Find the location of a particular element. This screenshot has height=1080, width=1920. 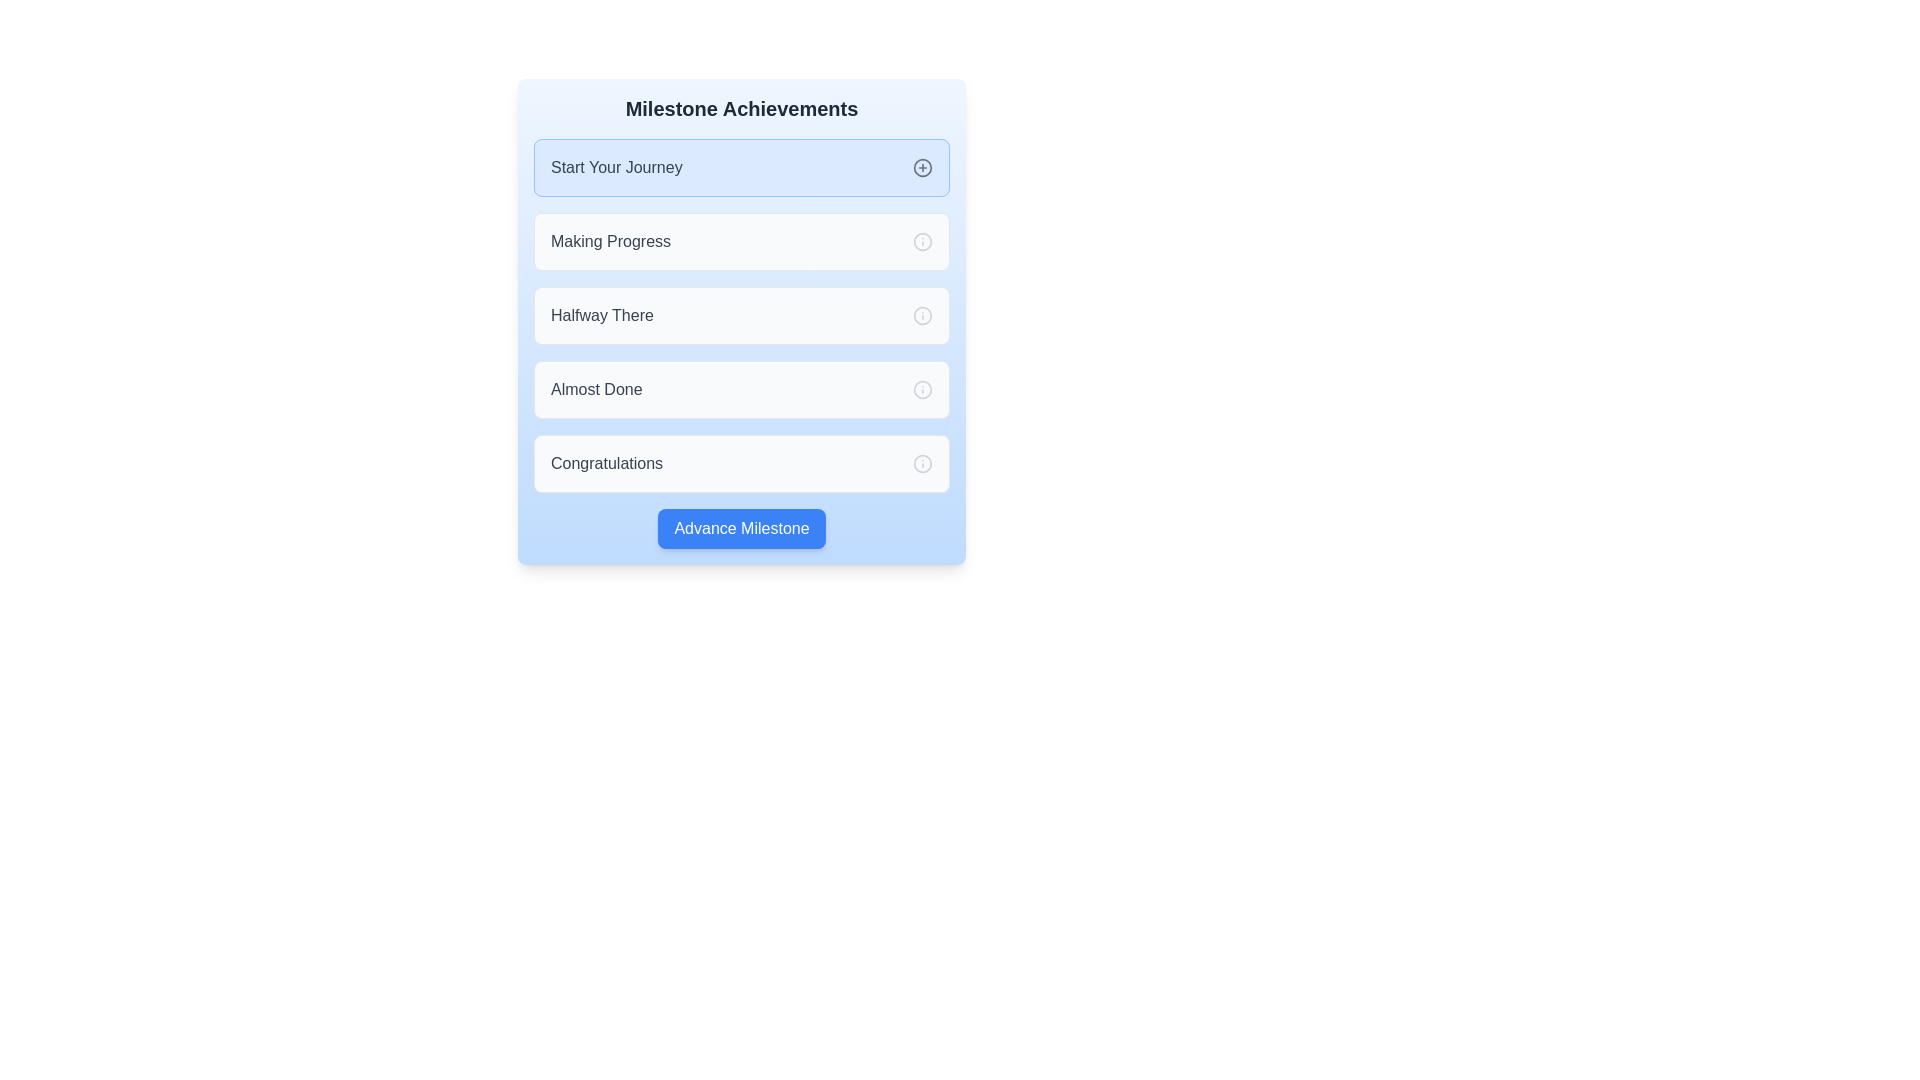

the text label displaying 'Almost Done' which is aligned to the left in the 'Milestone Achievements' section, positioned between 'Halfway There' and 'Congratulations' is located at coordinates (595, 389).